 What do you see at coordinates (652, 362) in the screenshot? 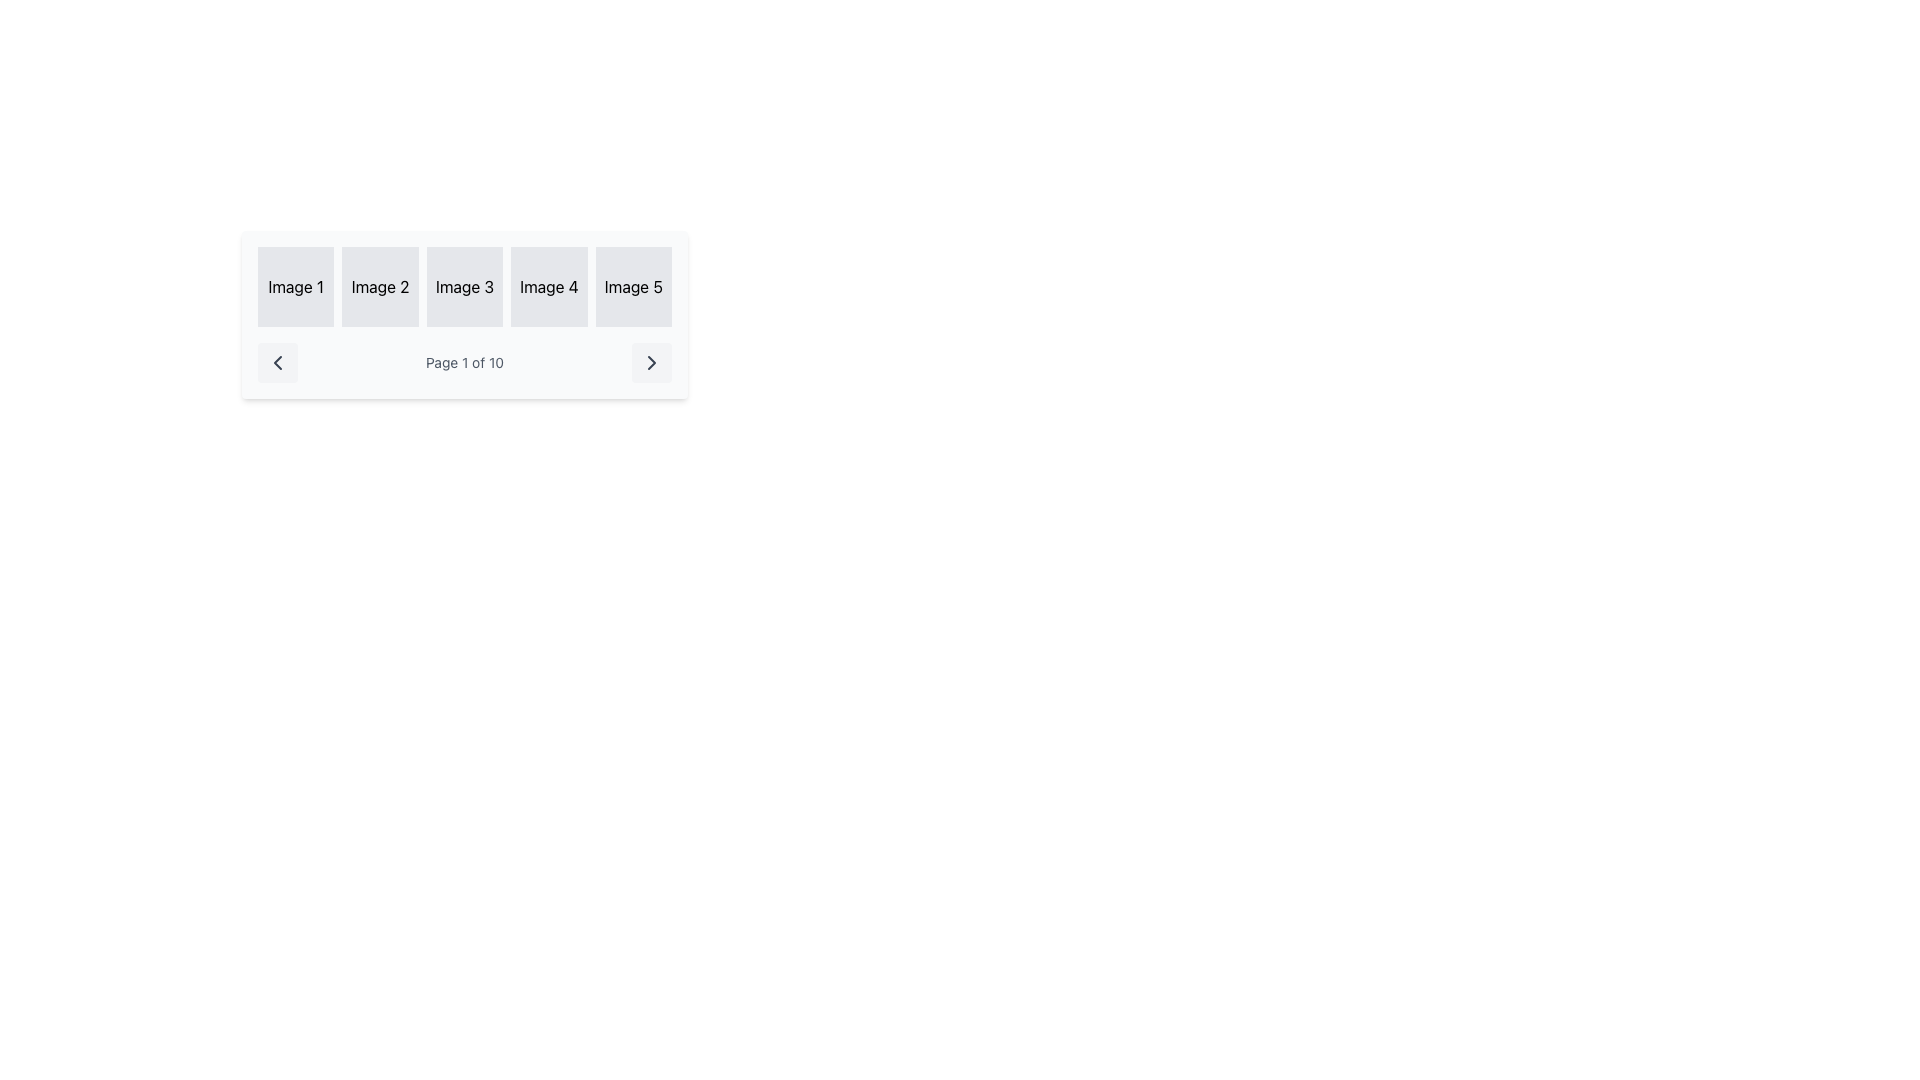
I see `the pagination button located at the far-right side of the pagination control group to observe its hover effect` at bounding box center [652, 362].